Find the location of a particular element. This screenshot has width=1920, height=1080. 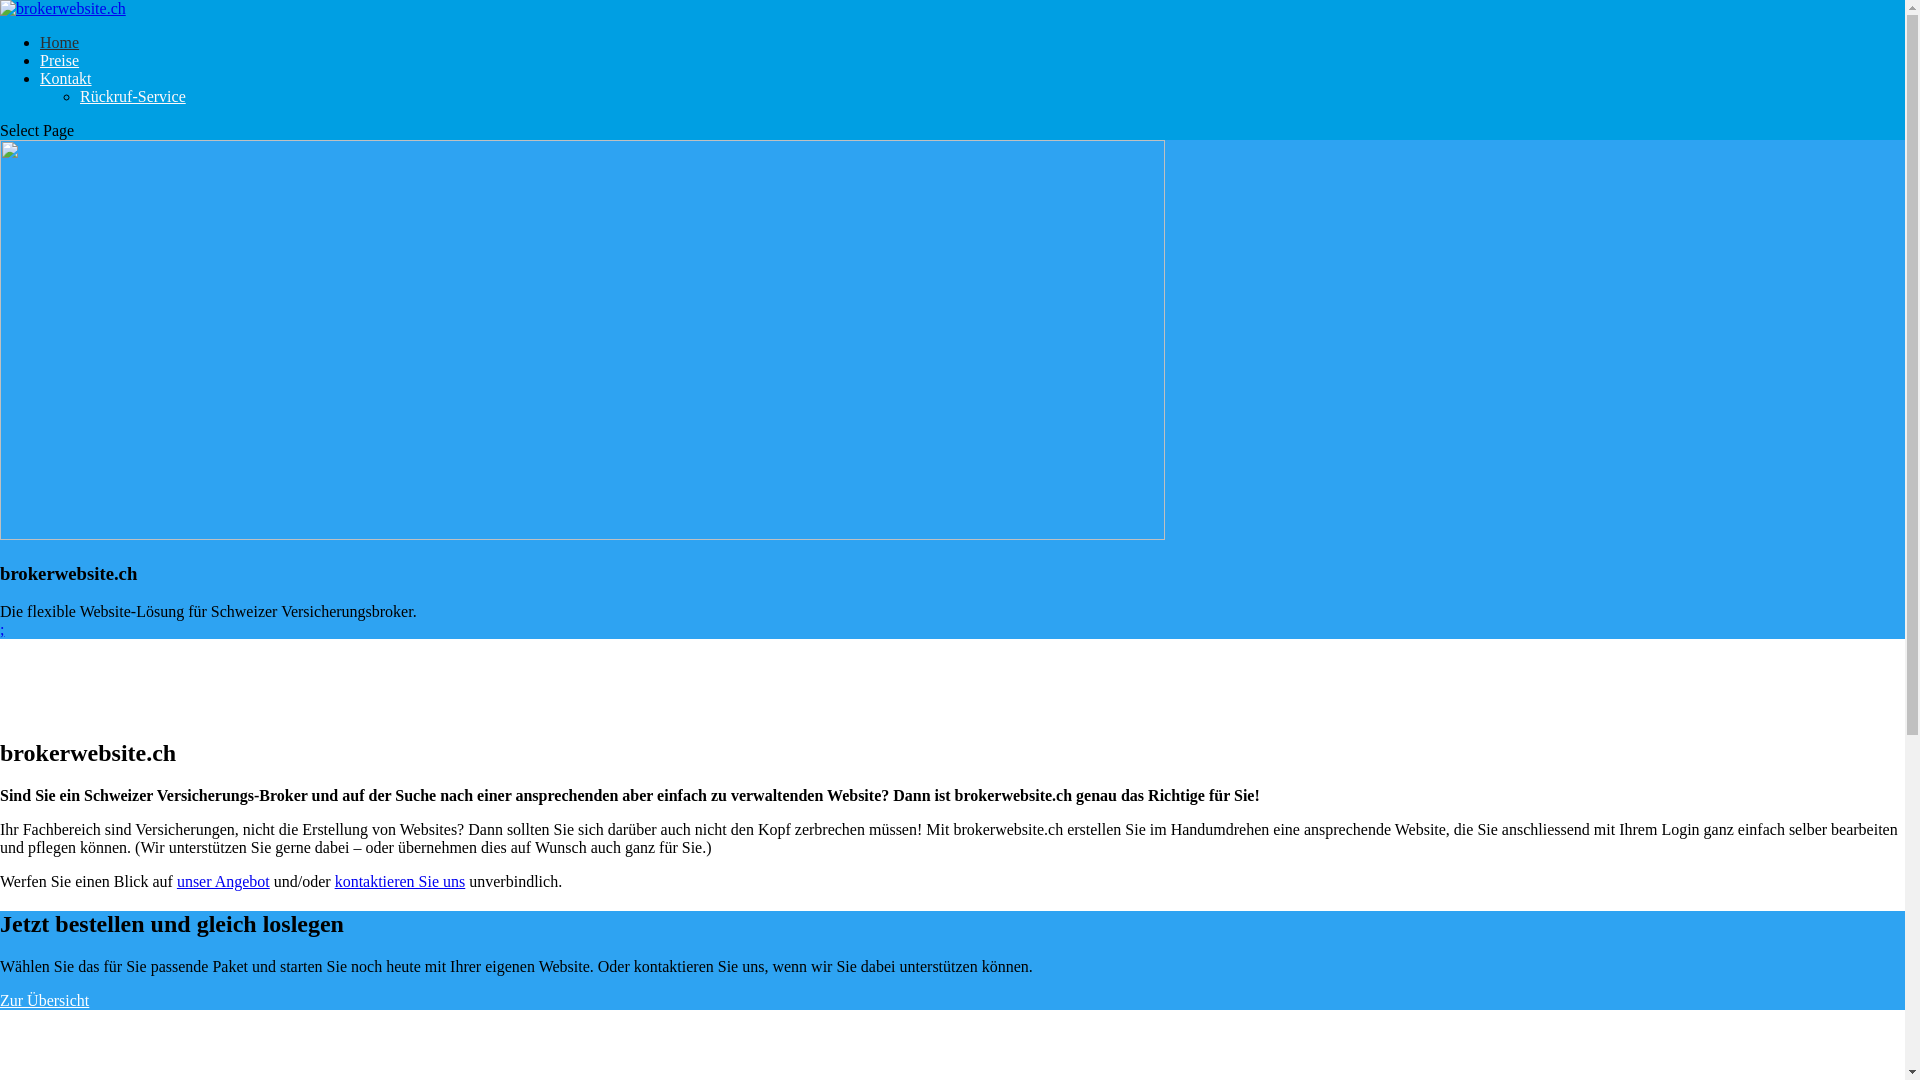

'Kontakt' is located at coordinates (39, 77).